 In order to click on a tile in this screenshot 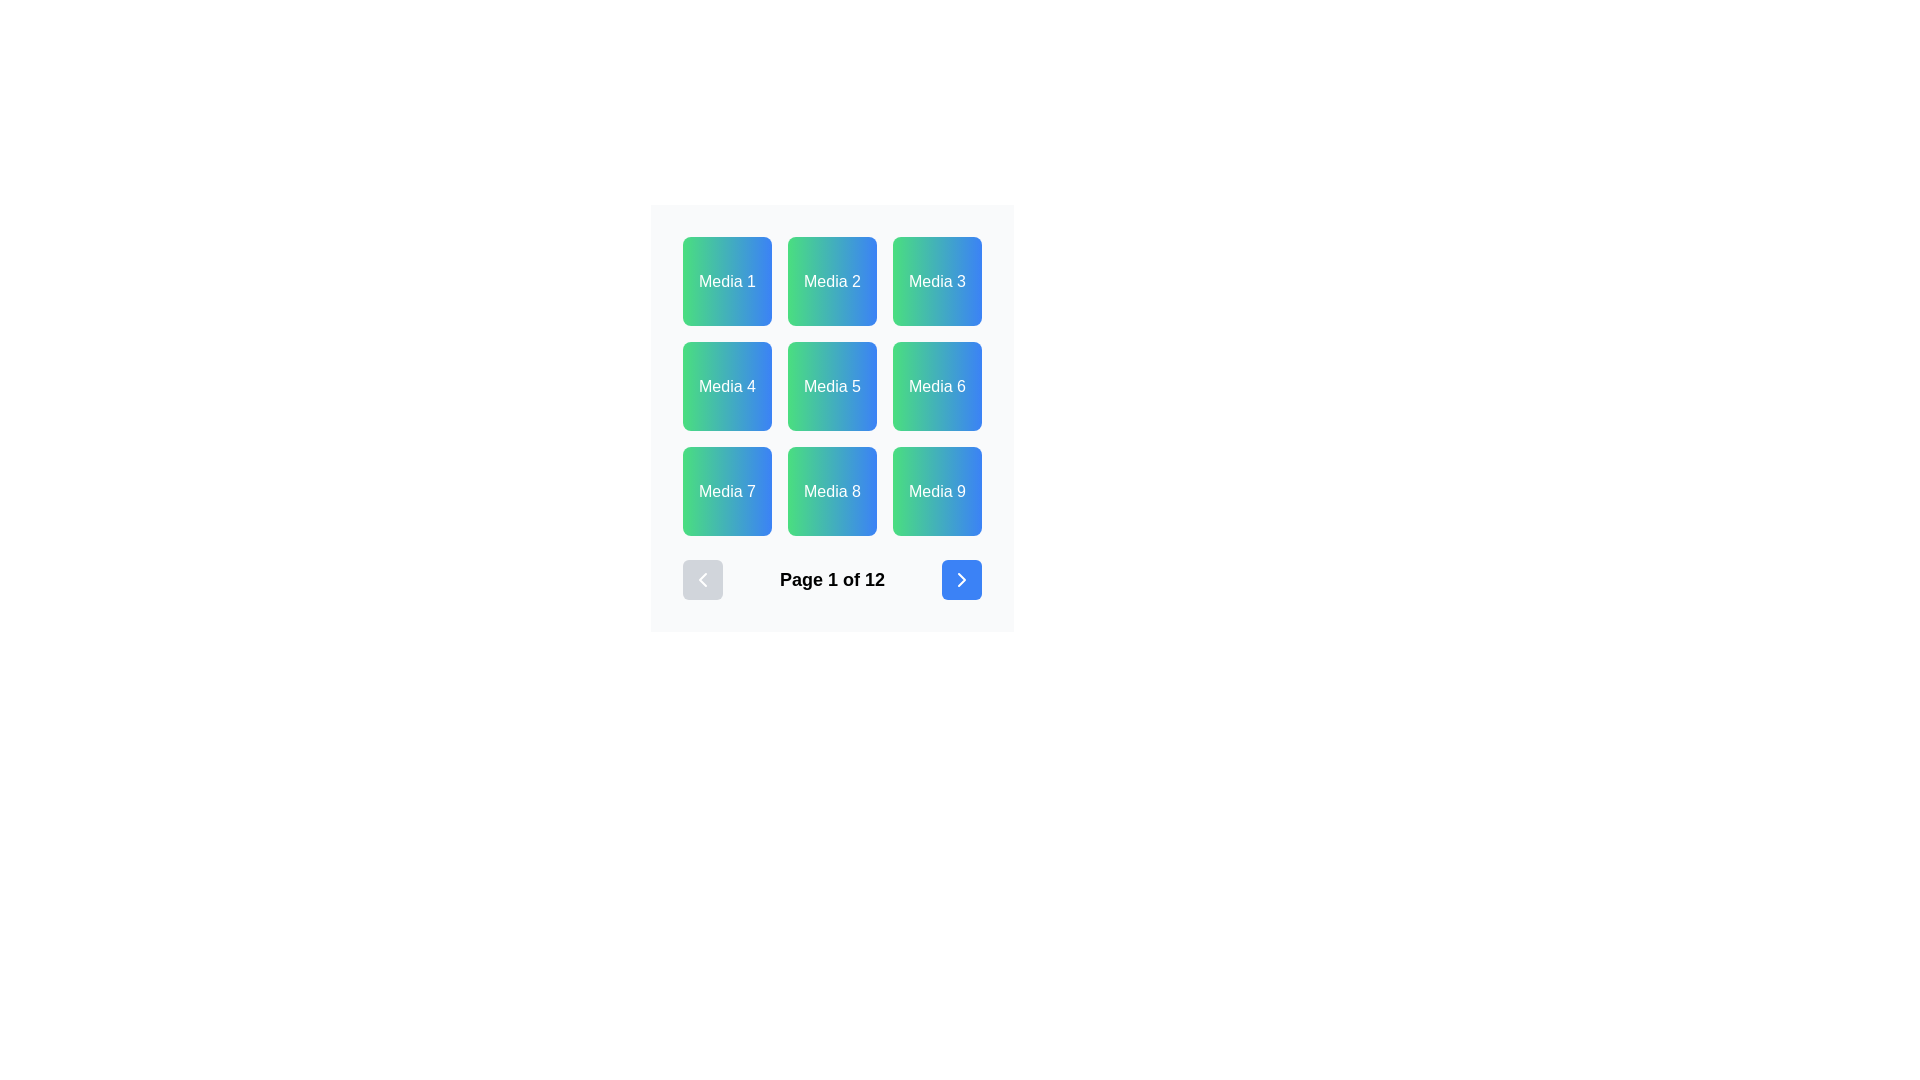, I will do `click(832, 386)`.